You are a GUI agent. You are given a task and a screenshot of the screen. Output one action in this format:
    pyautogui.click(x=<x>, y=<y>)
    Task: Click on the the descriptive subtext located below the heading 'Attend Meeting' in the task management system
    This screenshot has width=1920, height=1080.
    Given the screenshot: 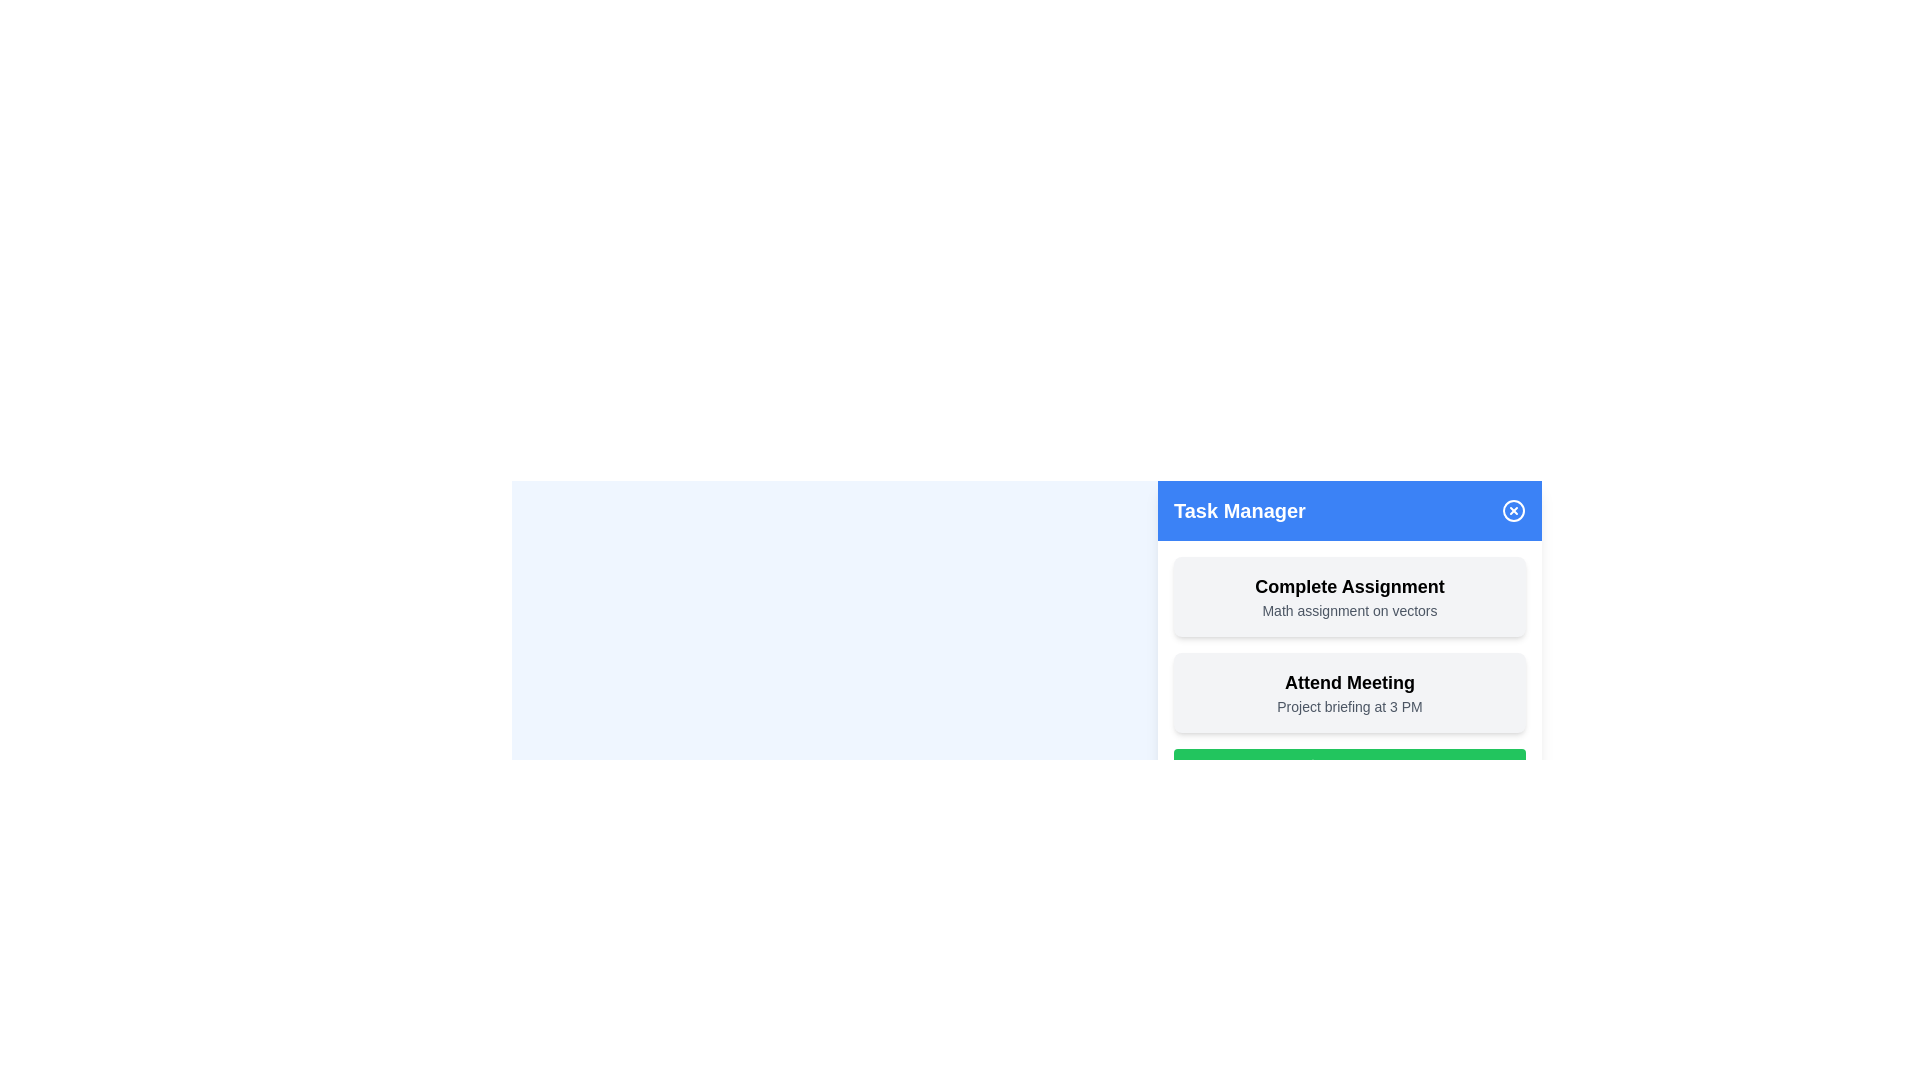 What is the action you would take?
    pyautogui.click(x=1349, y=705)
    